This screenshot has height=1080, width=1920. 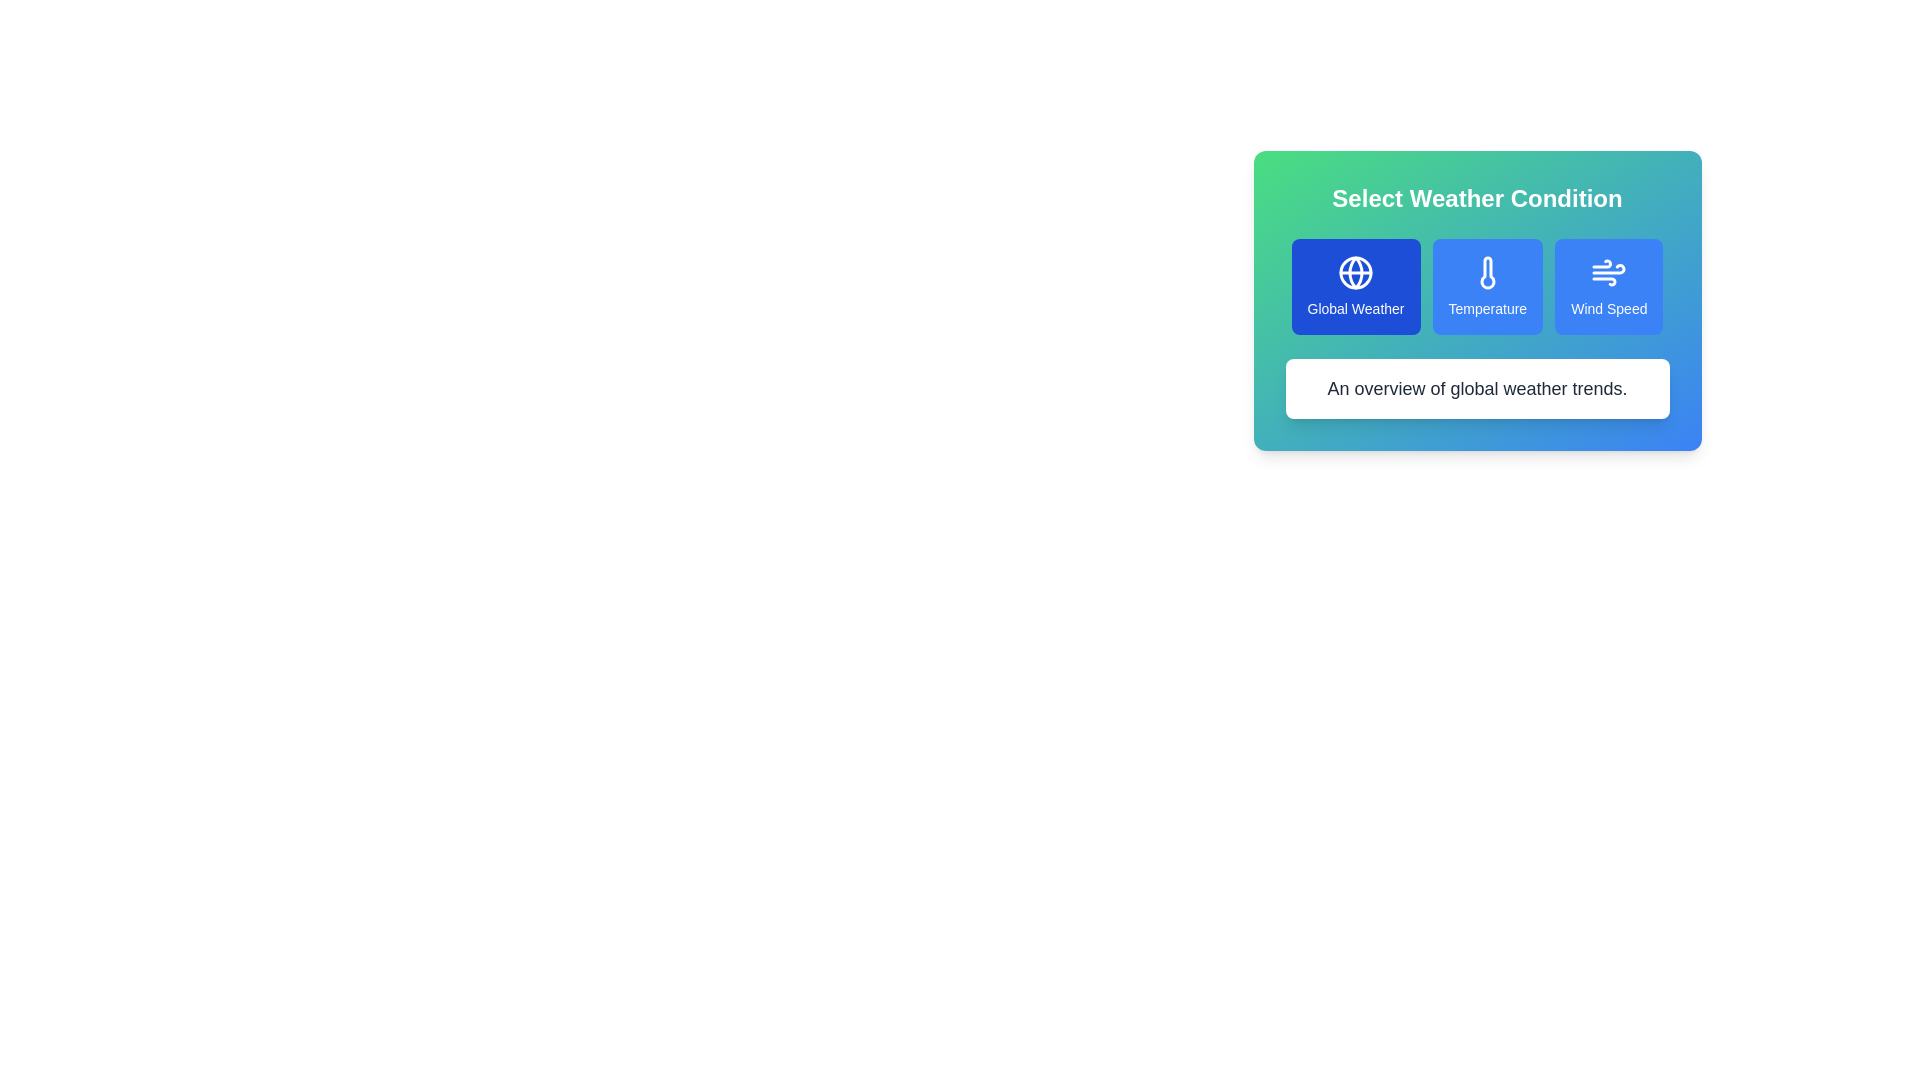 I want to click on the weather condition Wind Speed to view its details, so click(x=1609, y=286).